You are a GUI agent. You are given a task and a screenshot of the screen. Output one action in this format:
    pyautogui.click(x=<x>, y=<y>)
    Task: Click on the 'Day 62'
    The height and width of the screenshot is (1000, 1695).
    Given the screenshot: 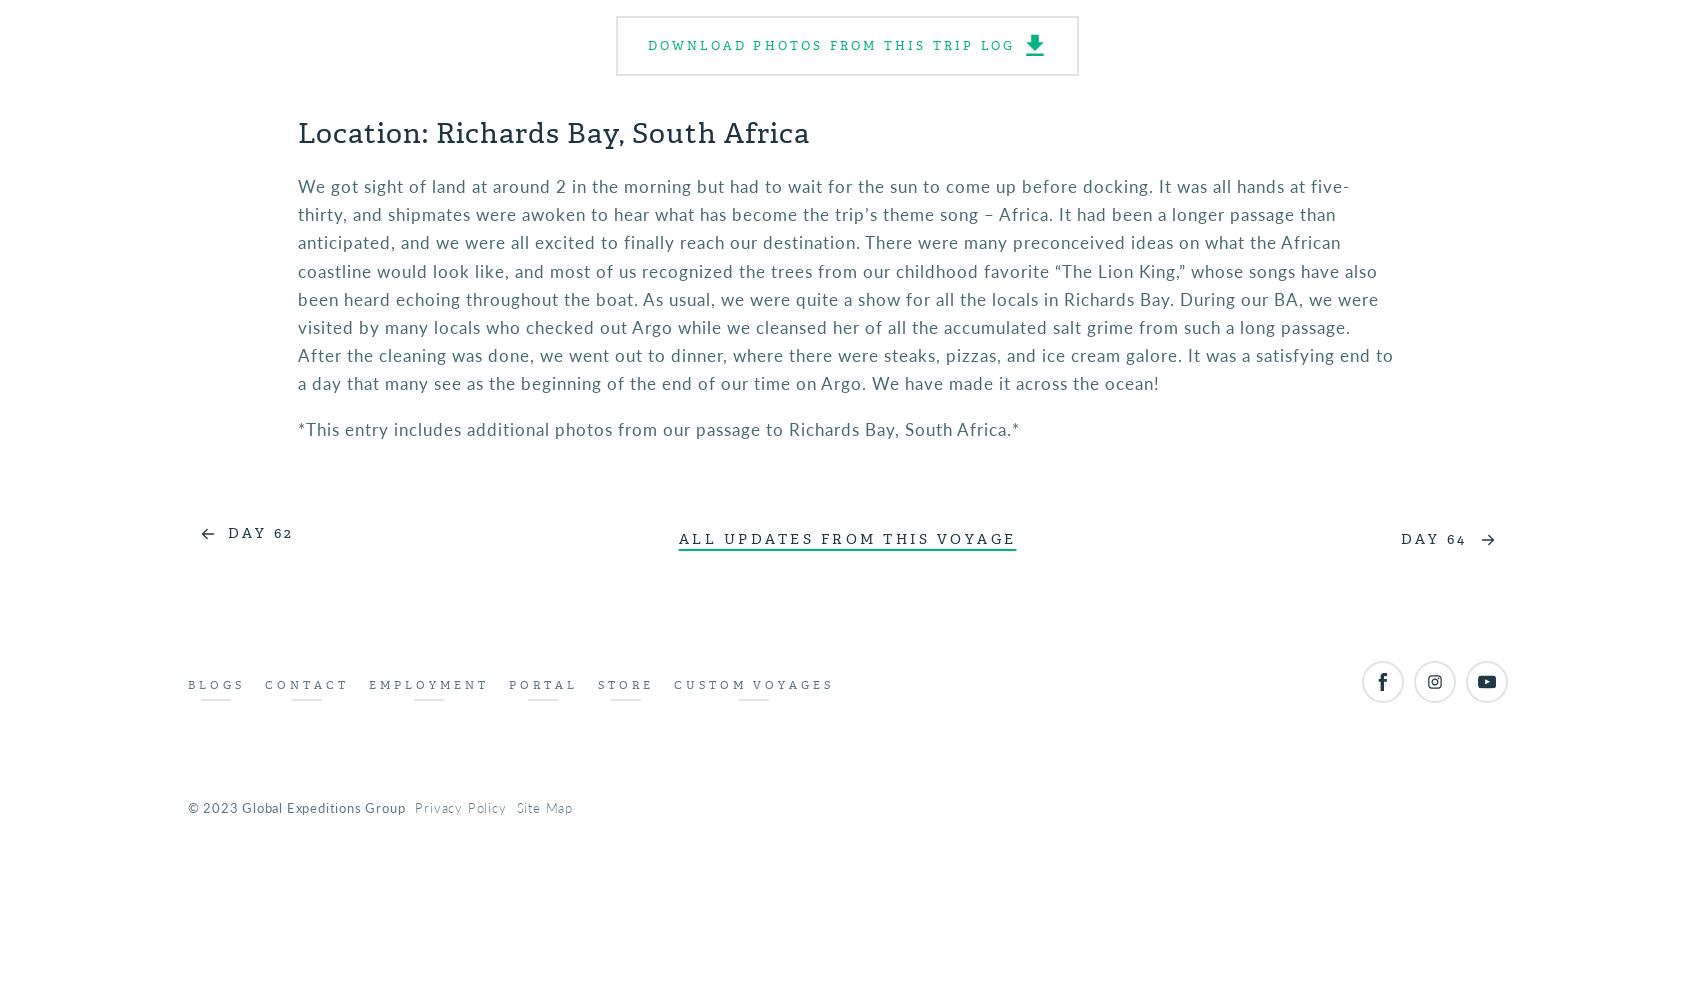 What is the action you would take?
    pyautogui.click(x=225, y=532)
    